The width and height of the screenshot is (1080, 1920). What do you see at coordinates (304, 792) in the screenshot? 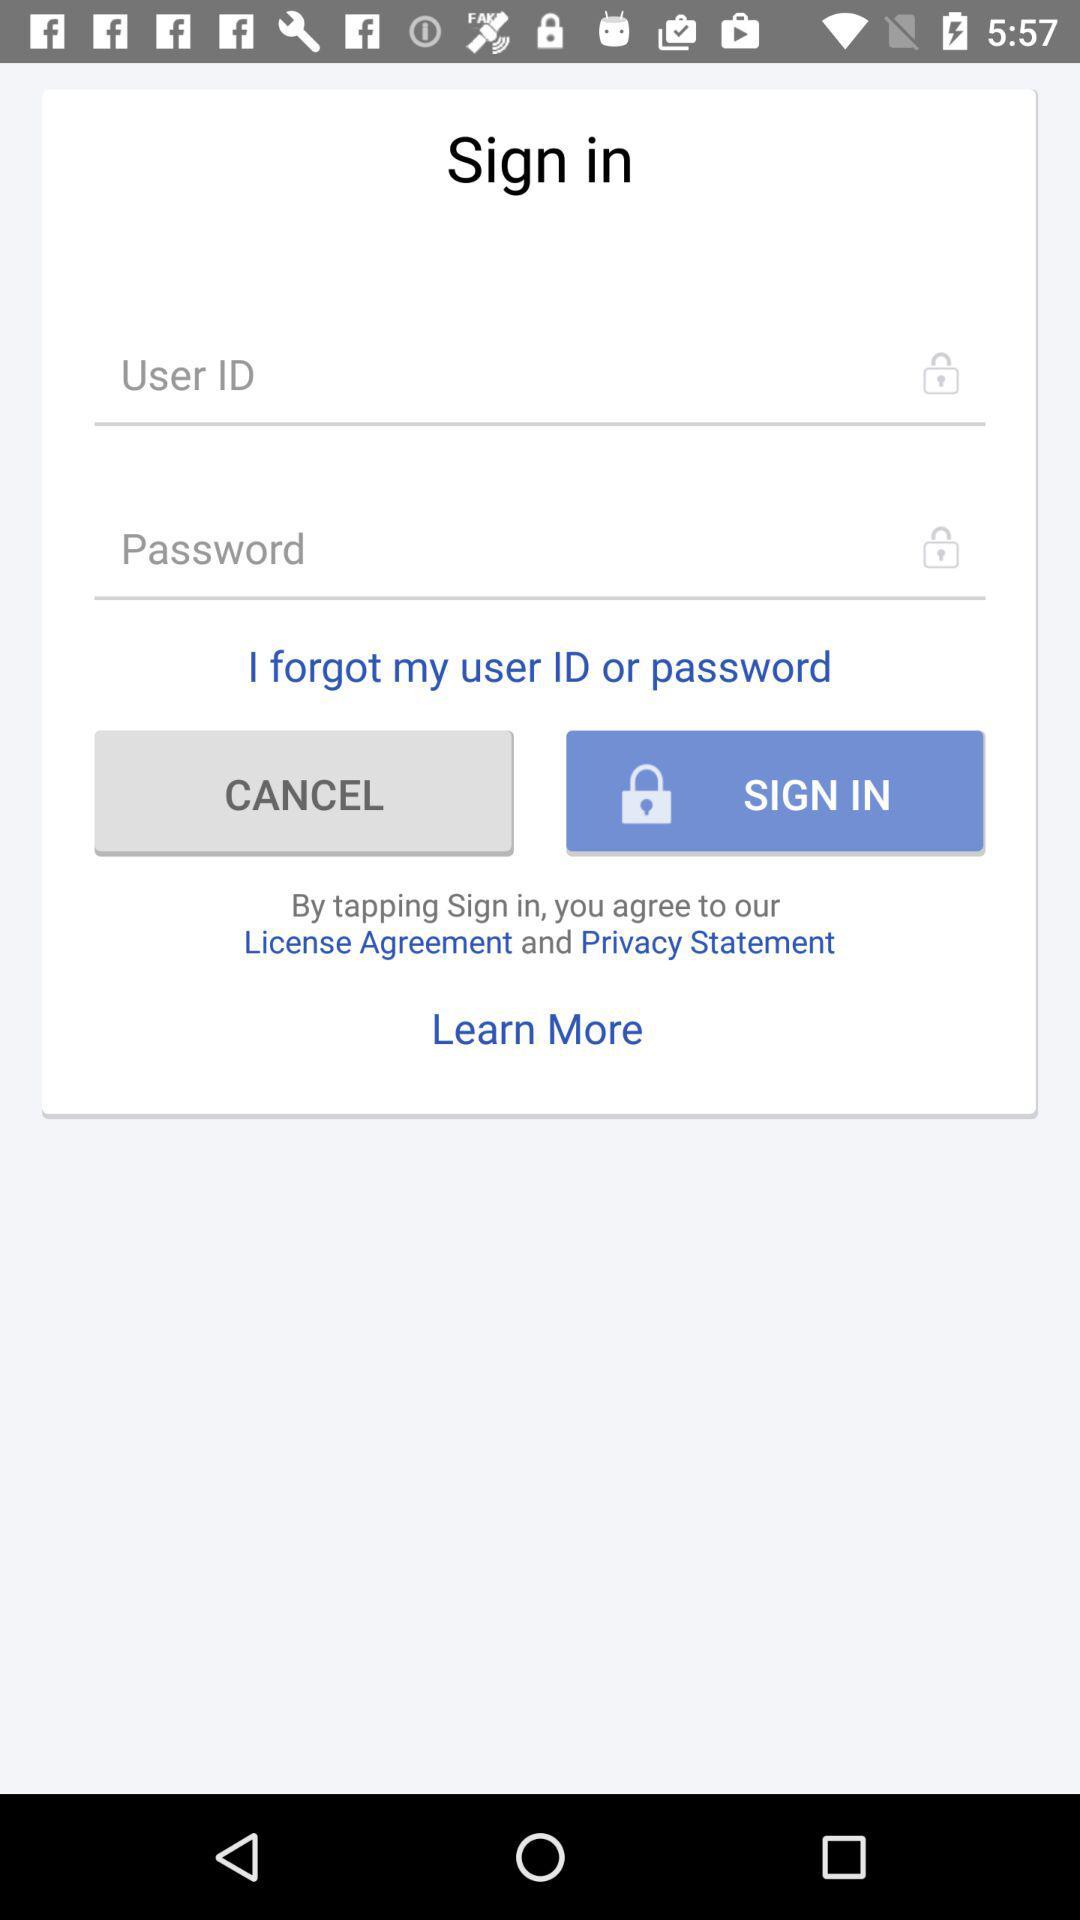
I see `the cancel item` at bounding box center [304, 792].